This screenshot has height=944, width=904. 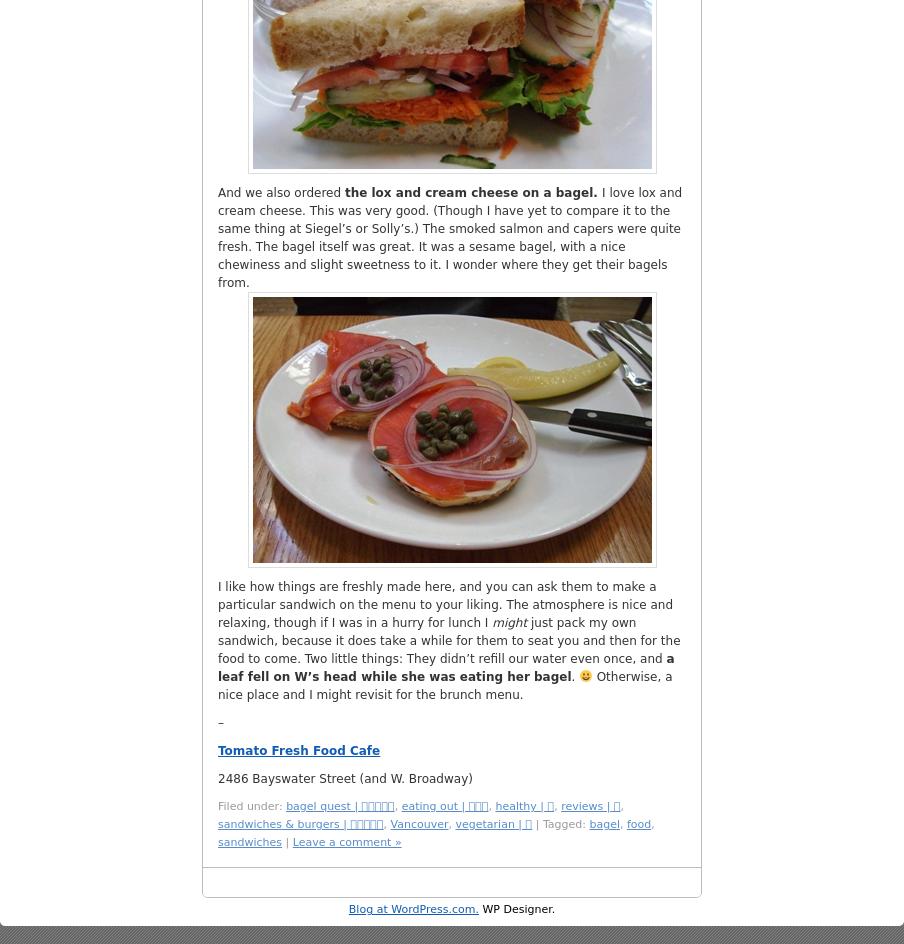 I want to click on '| Tagged:', so click(x=560, y=823).